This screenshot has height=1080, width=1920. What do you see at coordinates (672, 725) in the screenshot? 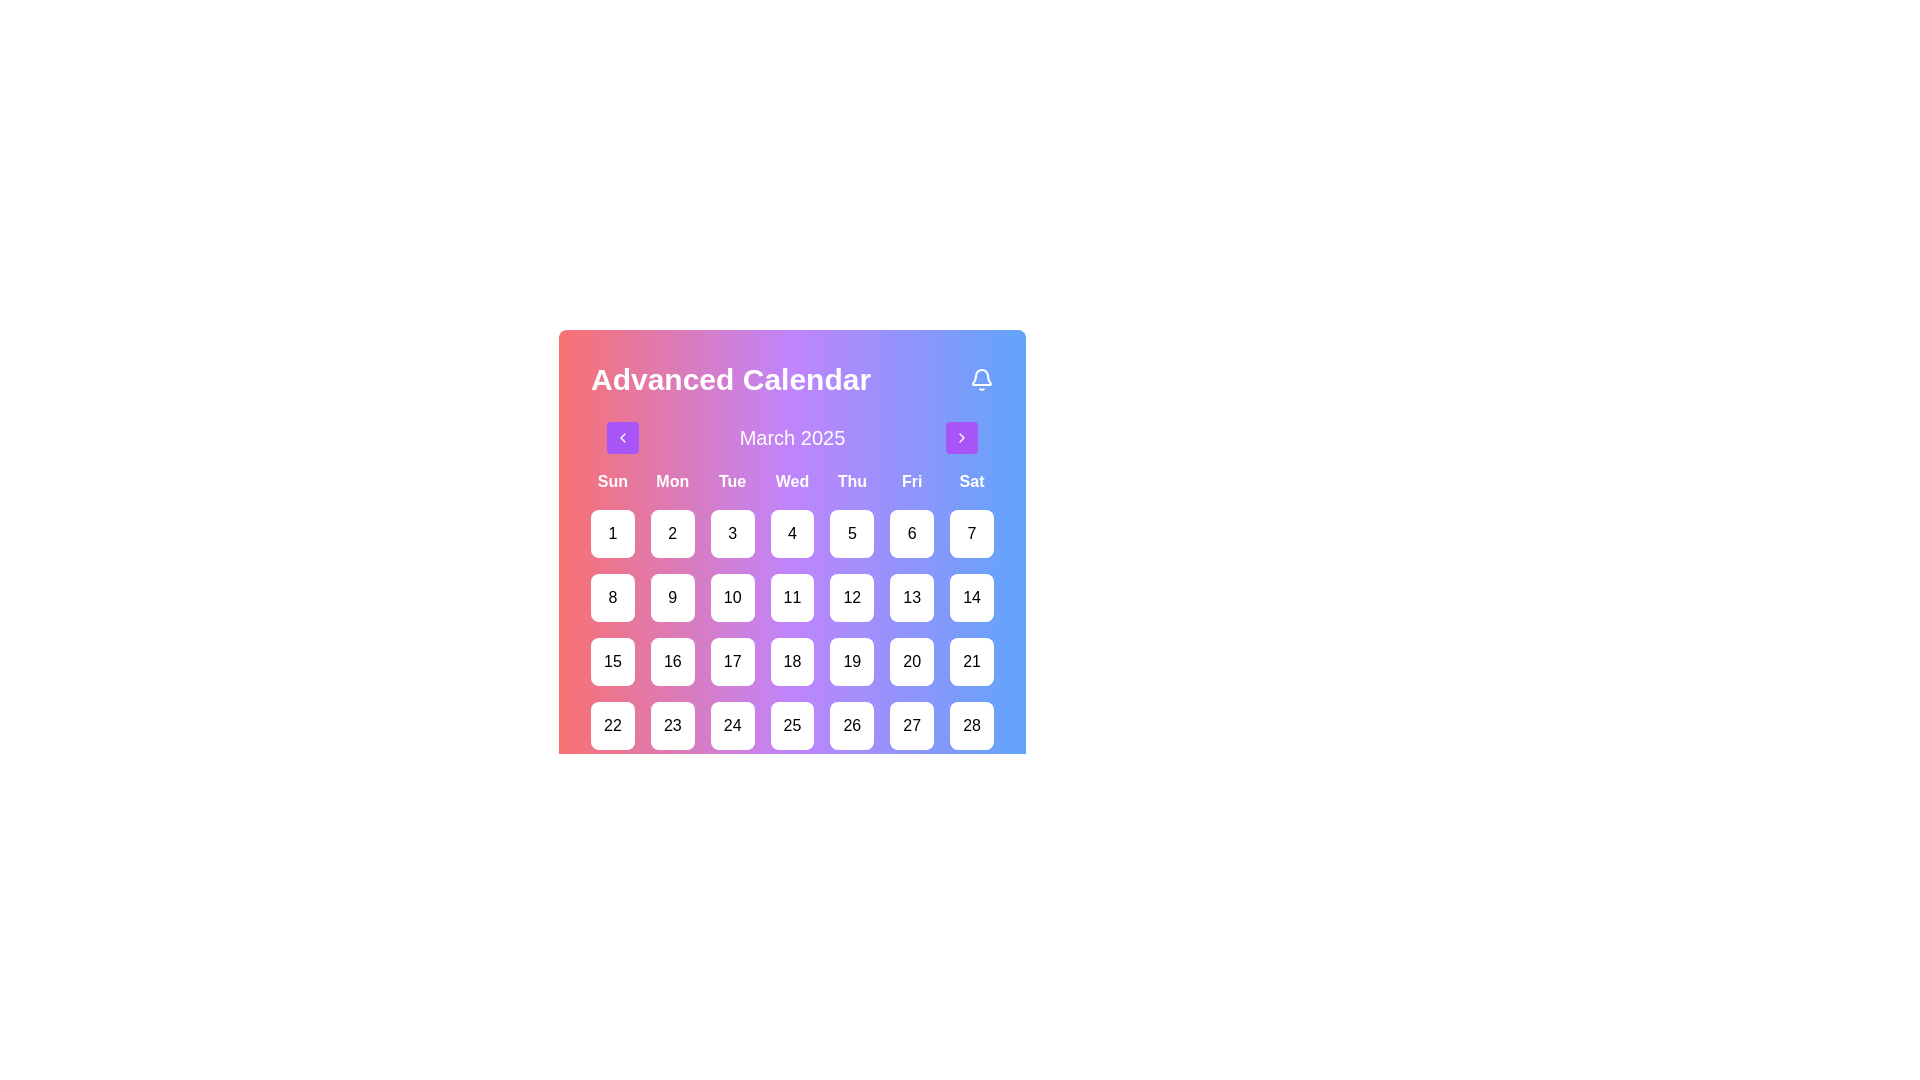
I see `the button representing the 23rd day of the calendar` at bounding box center [672, 725].